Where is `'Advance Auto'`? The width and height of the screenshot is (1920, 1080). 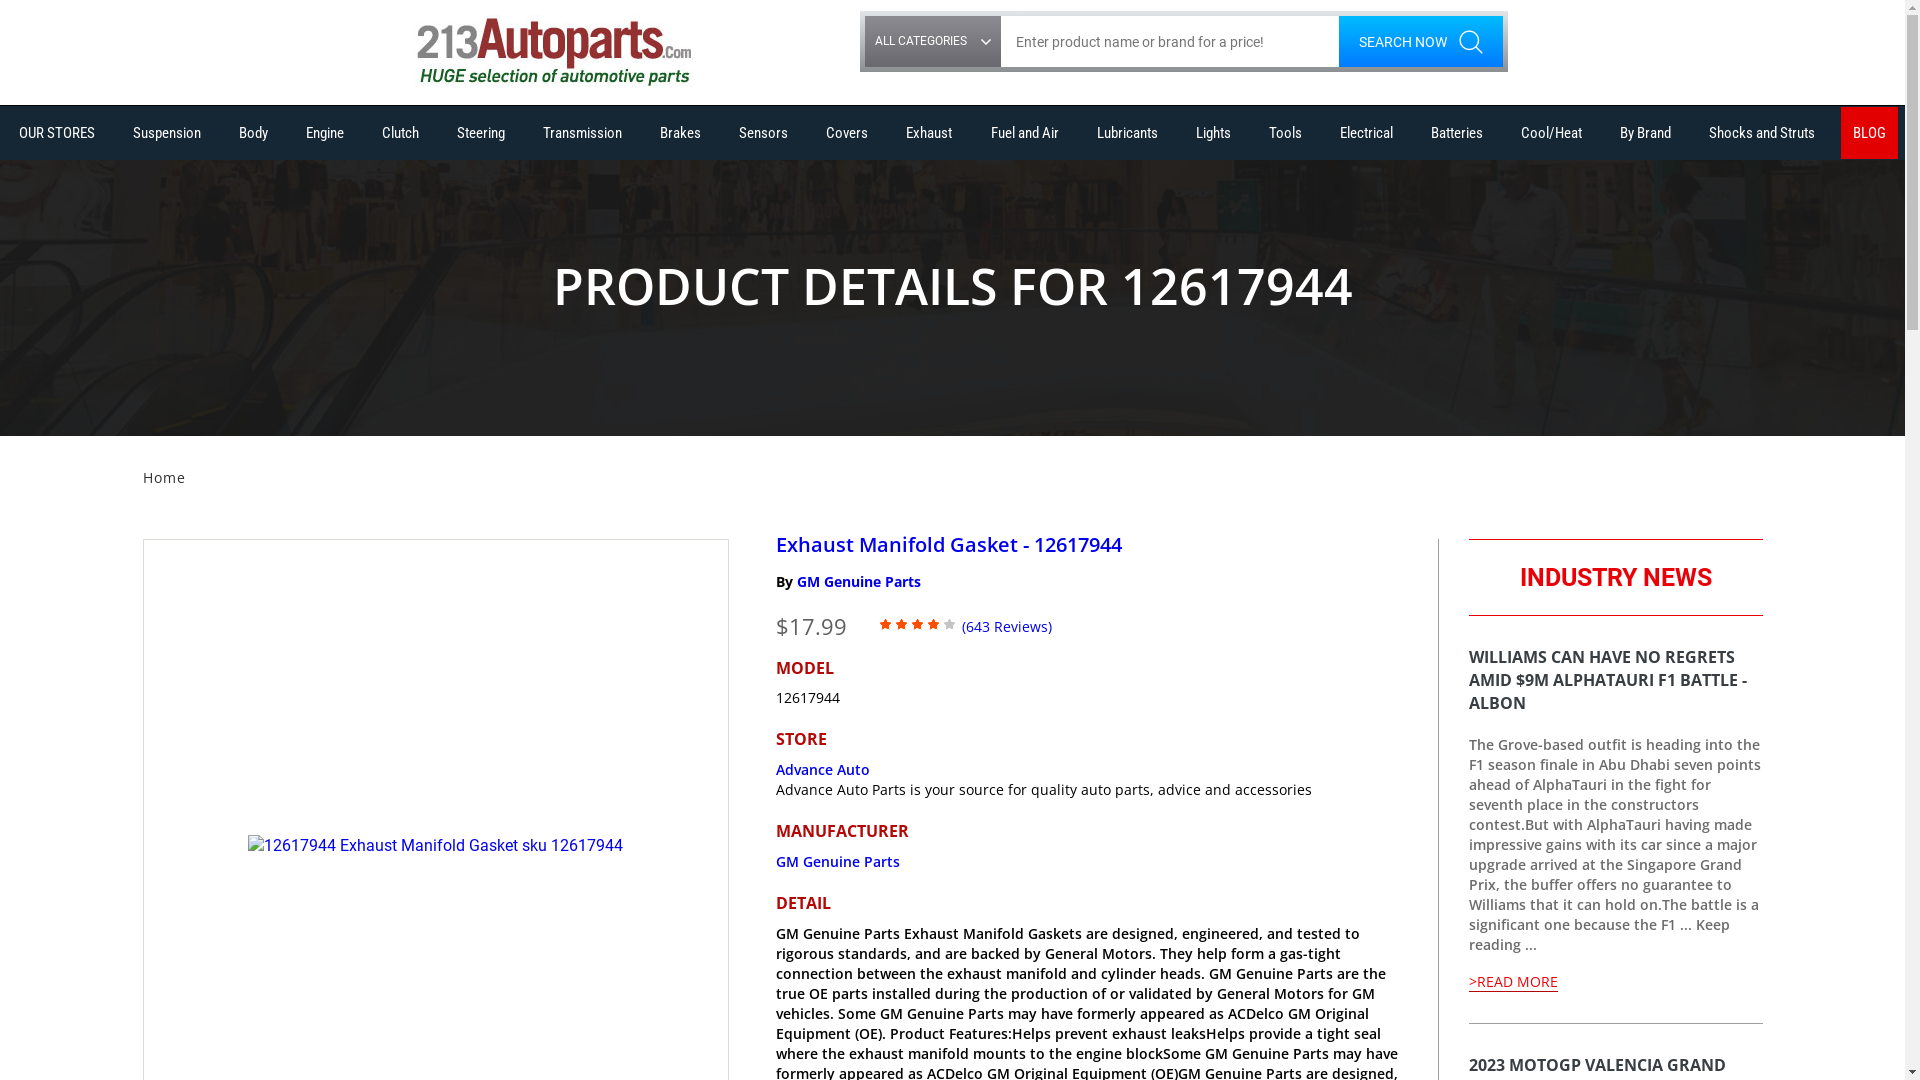 'Advance Auto' is located at coordinates (822, 768).